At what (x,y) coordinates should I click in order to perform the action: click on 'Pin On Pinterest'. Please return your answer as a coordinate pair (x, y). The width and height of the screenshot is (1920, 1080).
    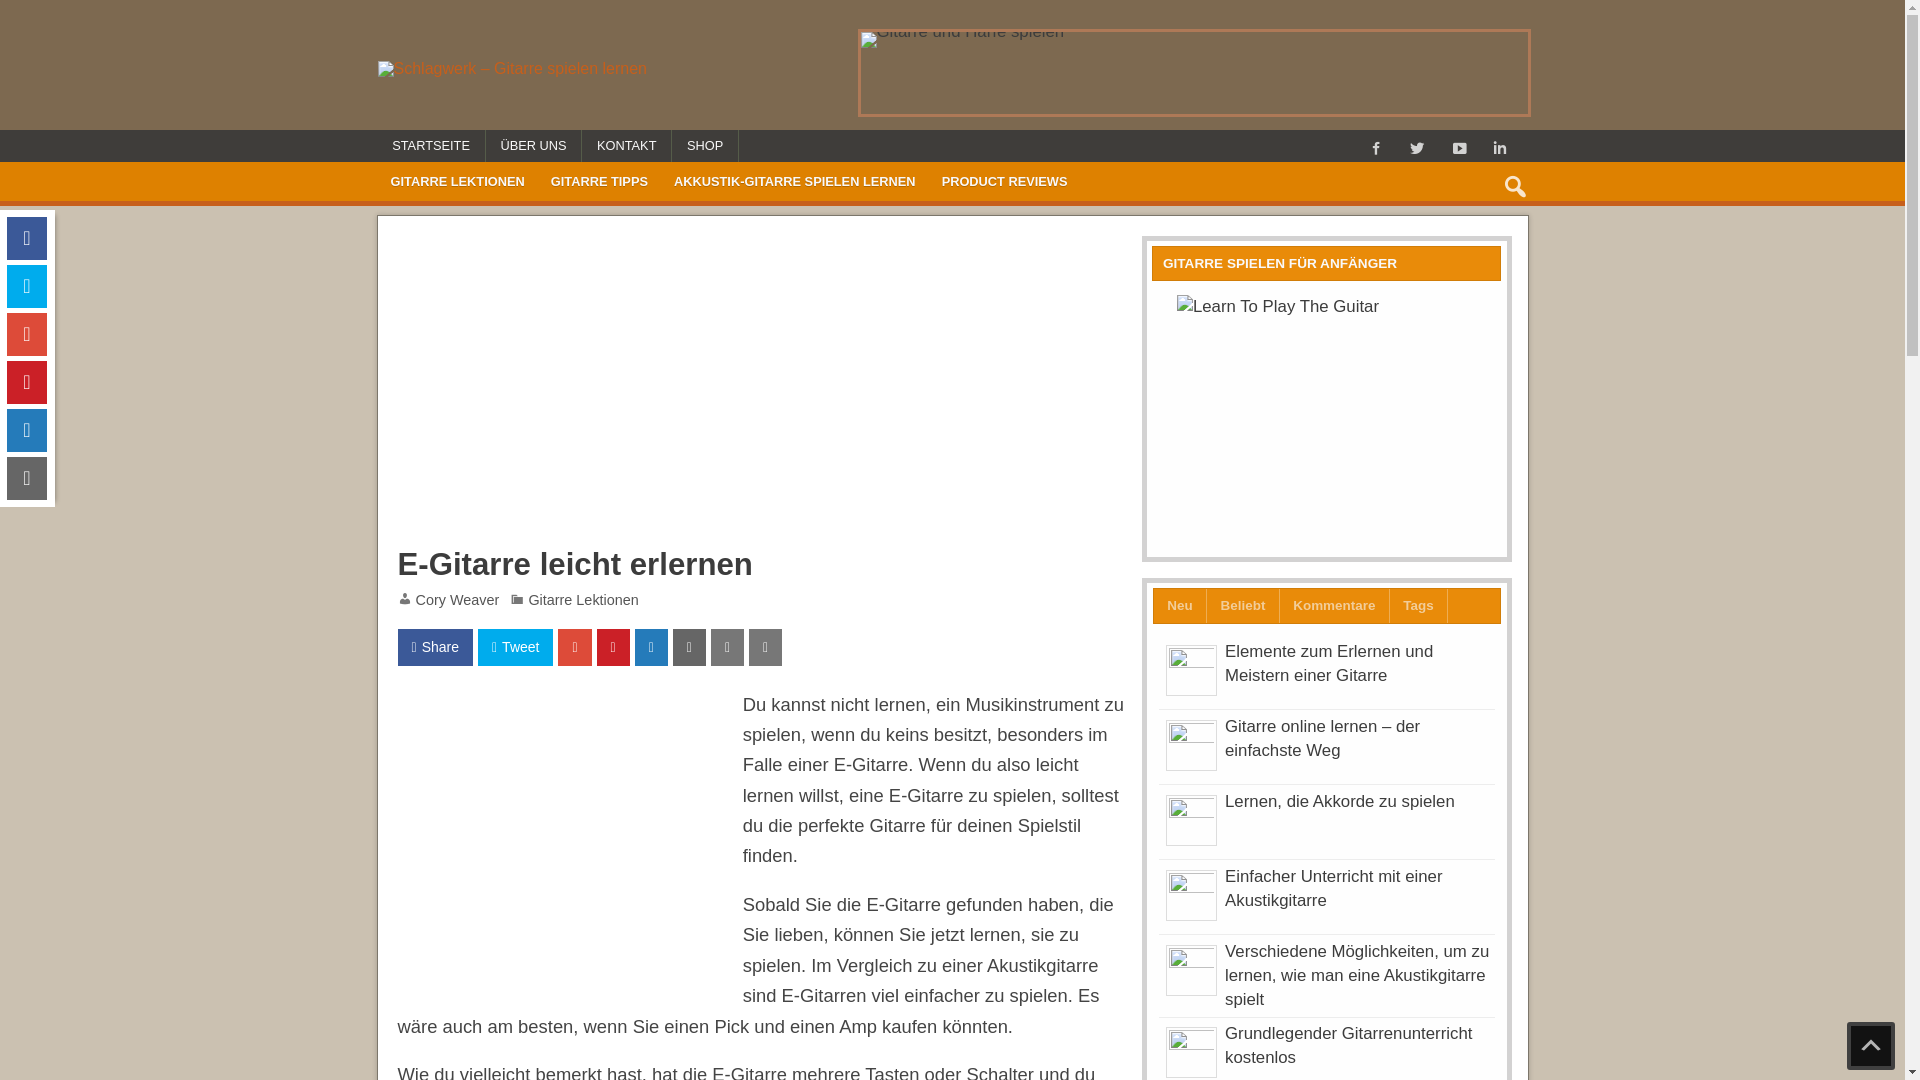
    Looking at the image, I should click on (612, 647).